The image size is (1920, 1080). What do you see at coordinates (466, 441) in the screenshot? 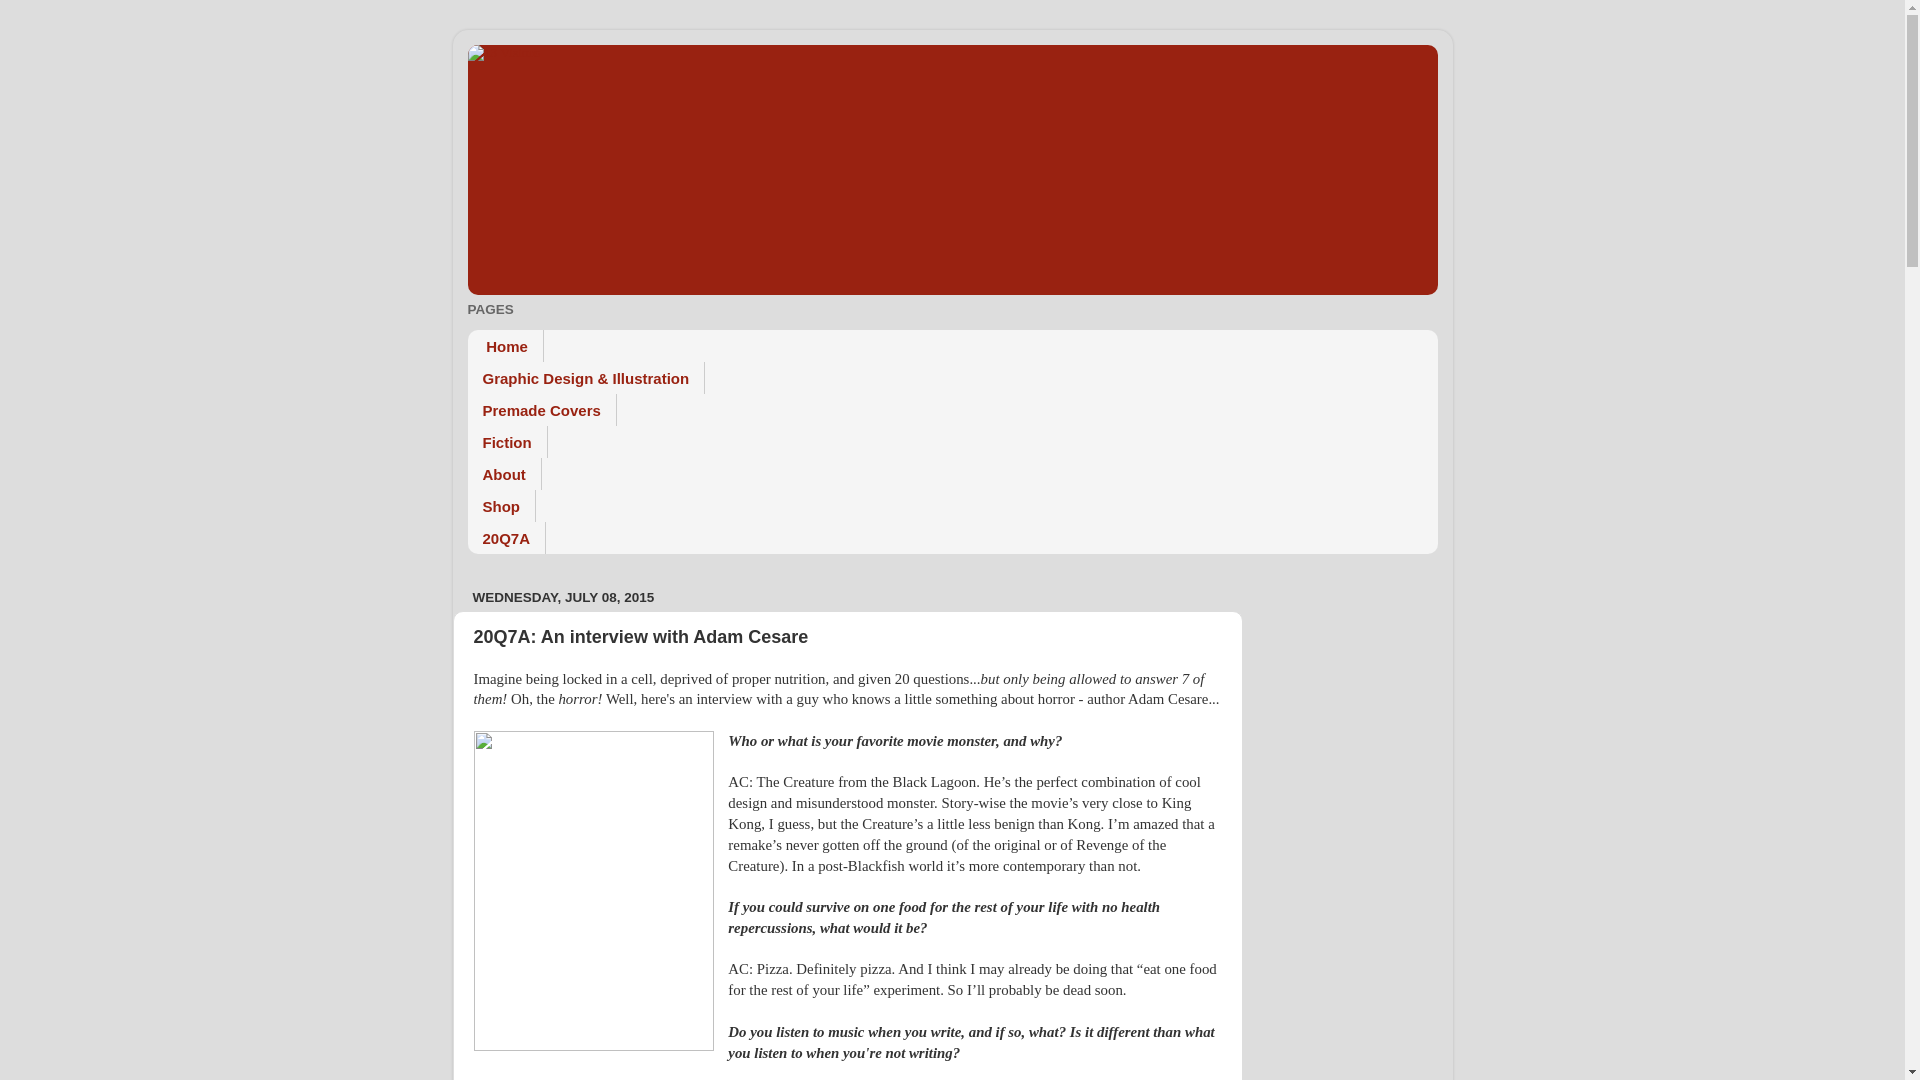
I see `'Fiction'` at bounding box center [466, 441].